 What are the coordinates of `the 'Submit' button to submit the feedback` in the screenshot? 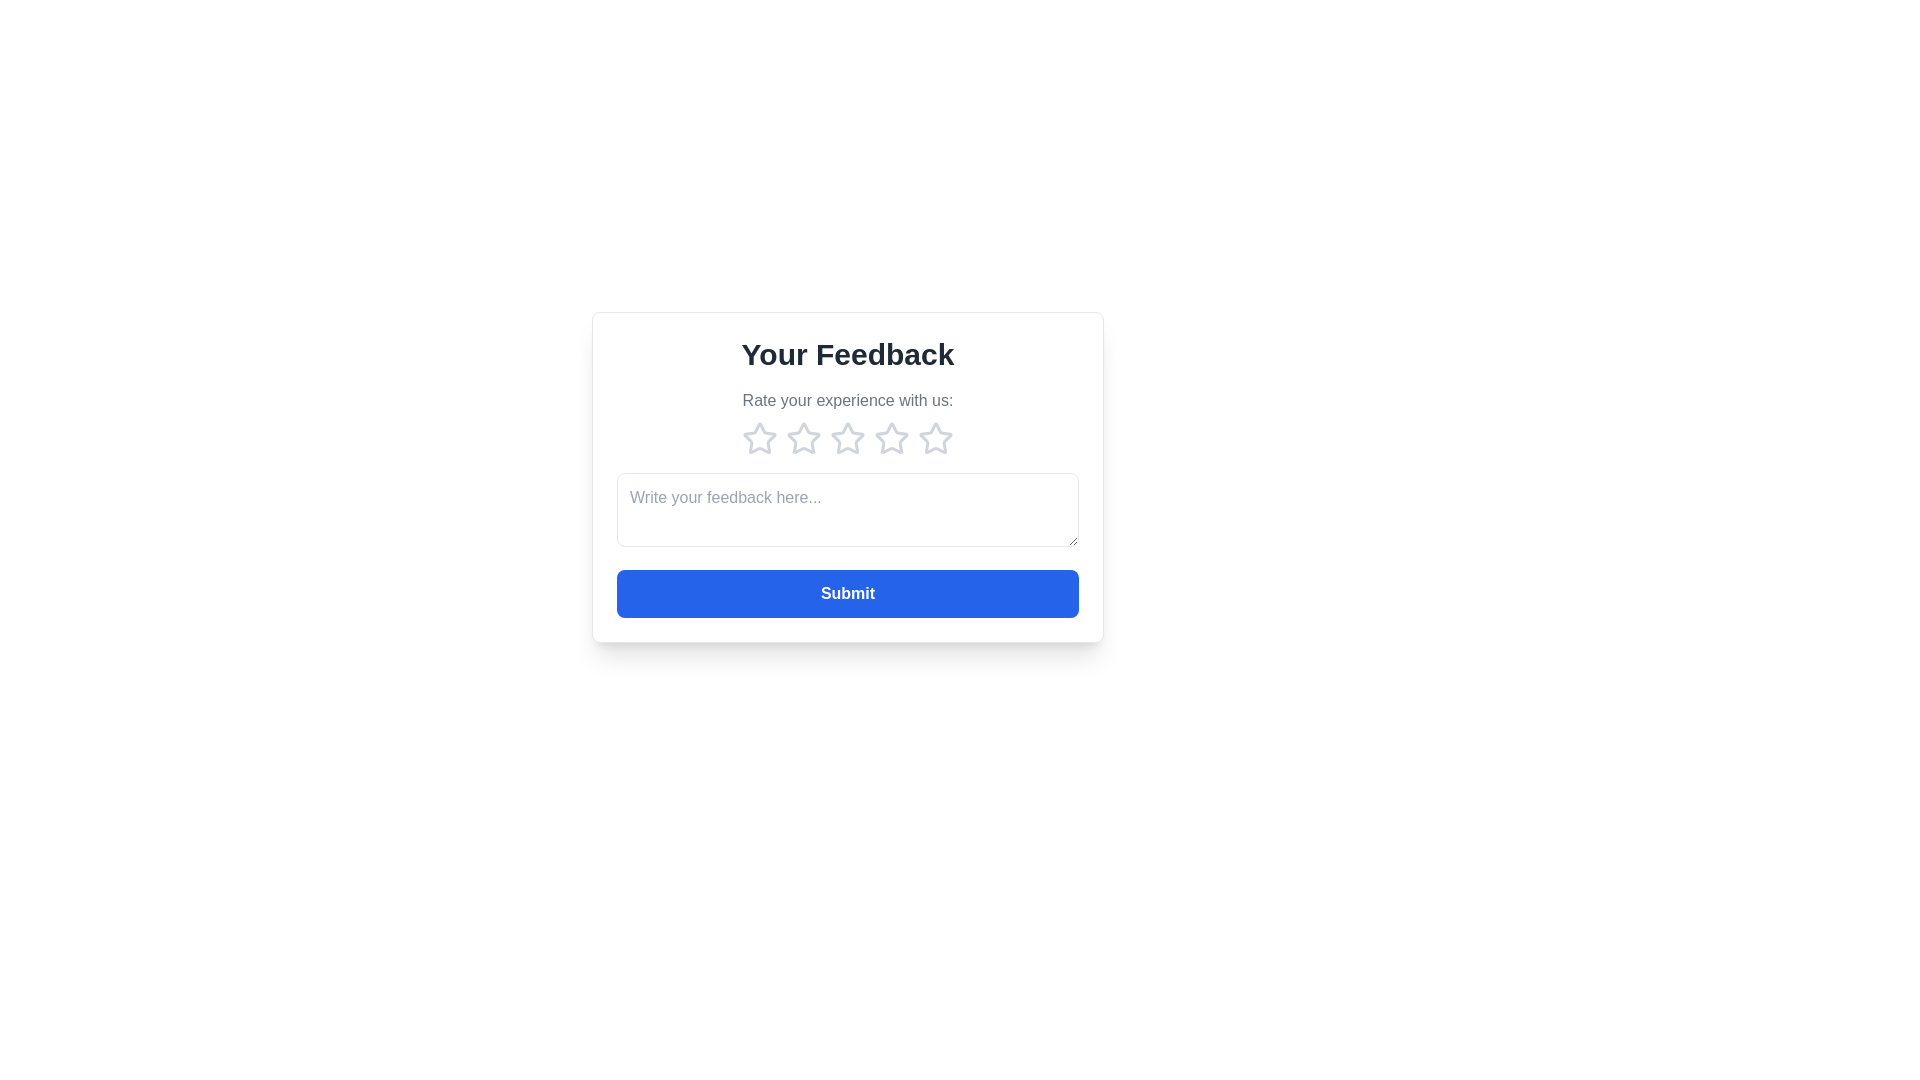 It's located at (848, 593).